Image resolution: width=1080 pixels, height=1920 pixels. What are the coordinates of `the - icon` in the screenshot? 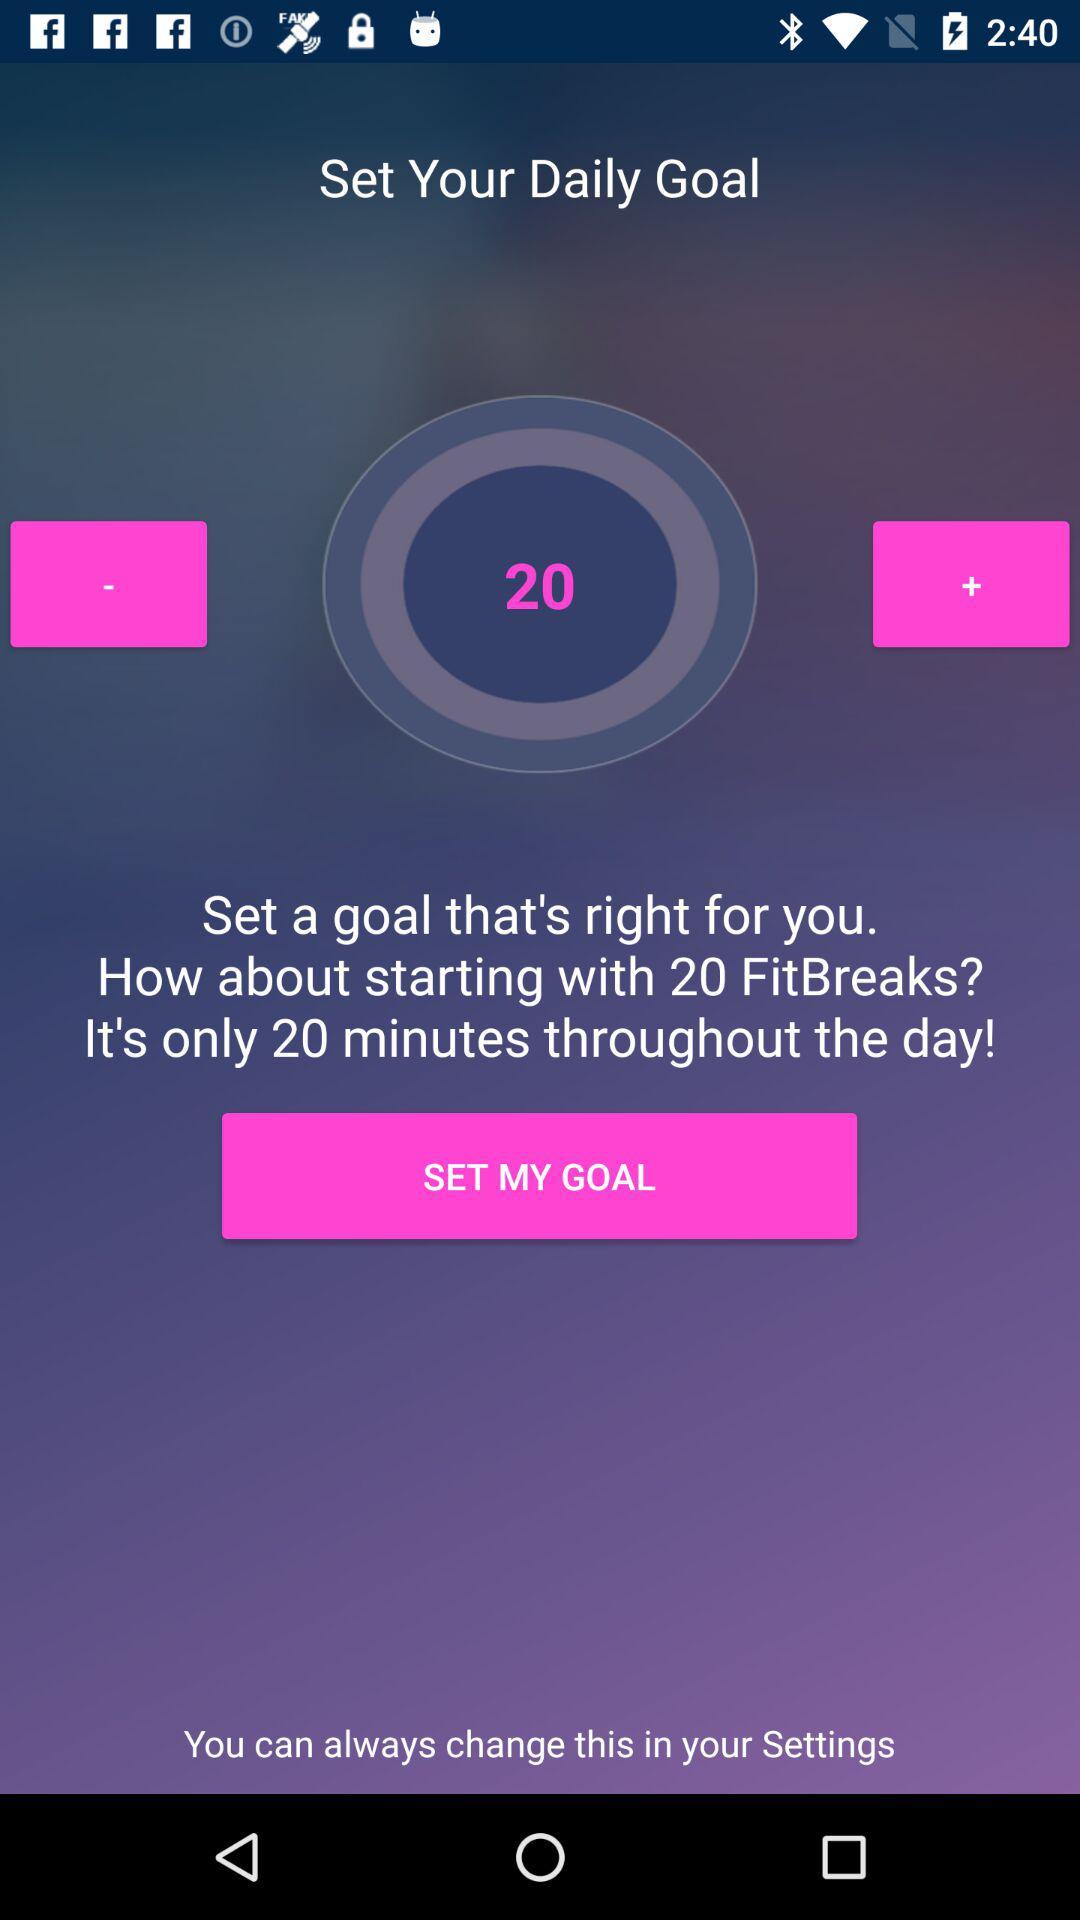 It's located at (108, 583).